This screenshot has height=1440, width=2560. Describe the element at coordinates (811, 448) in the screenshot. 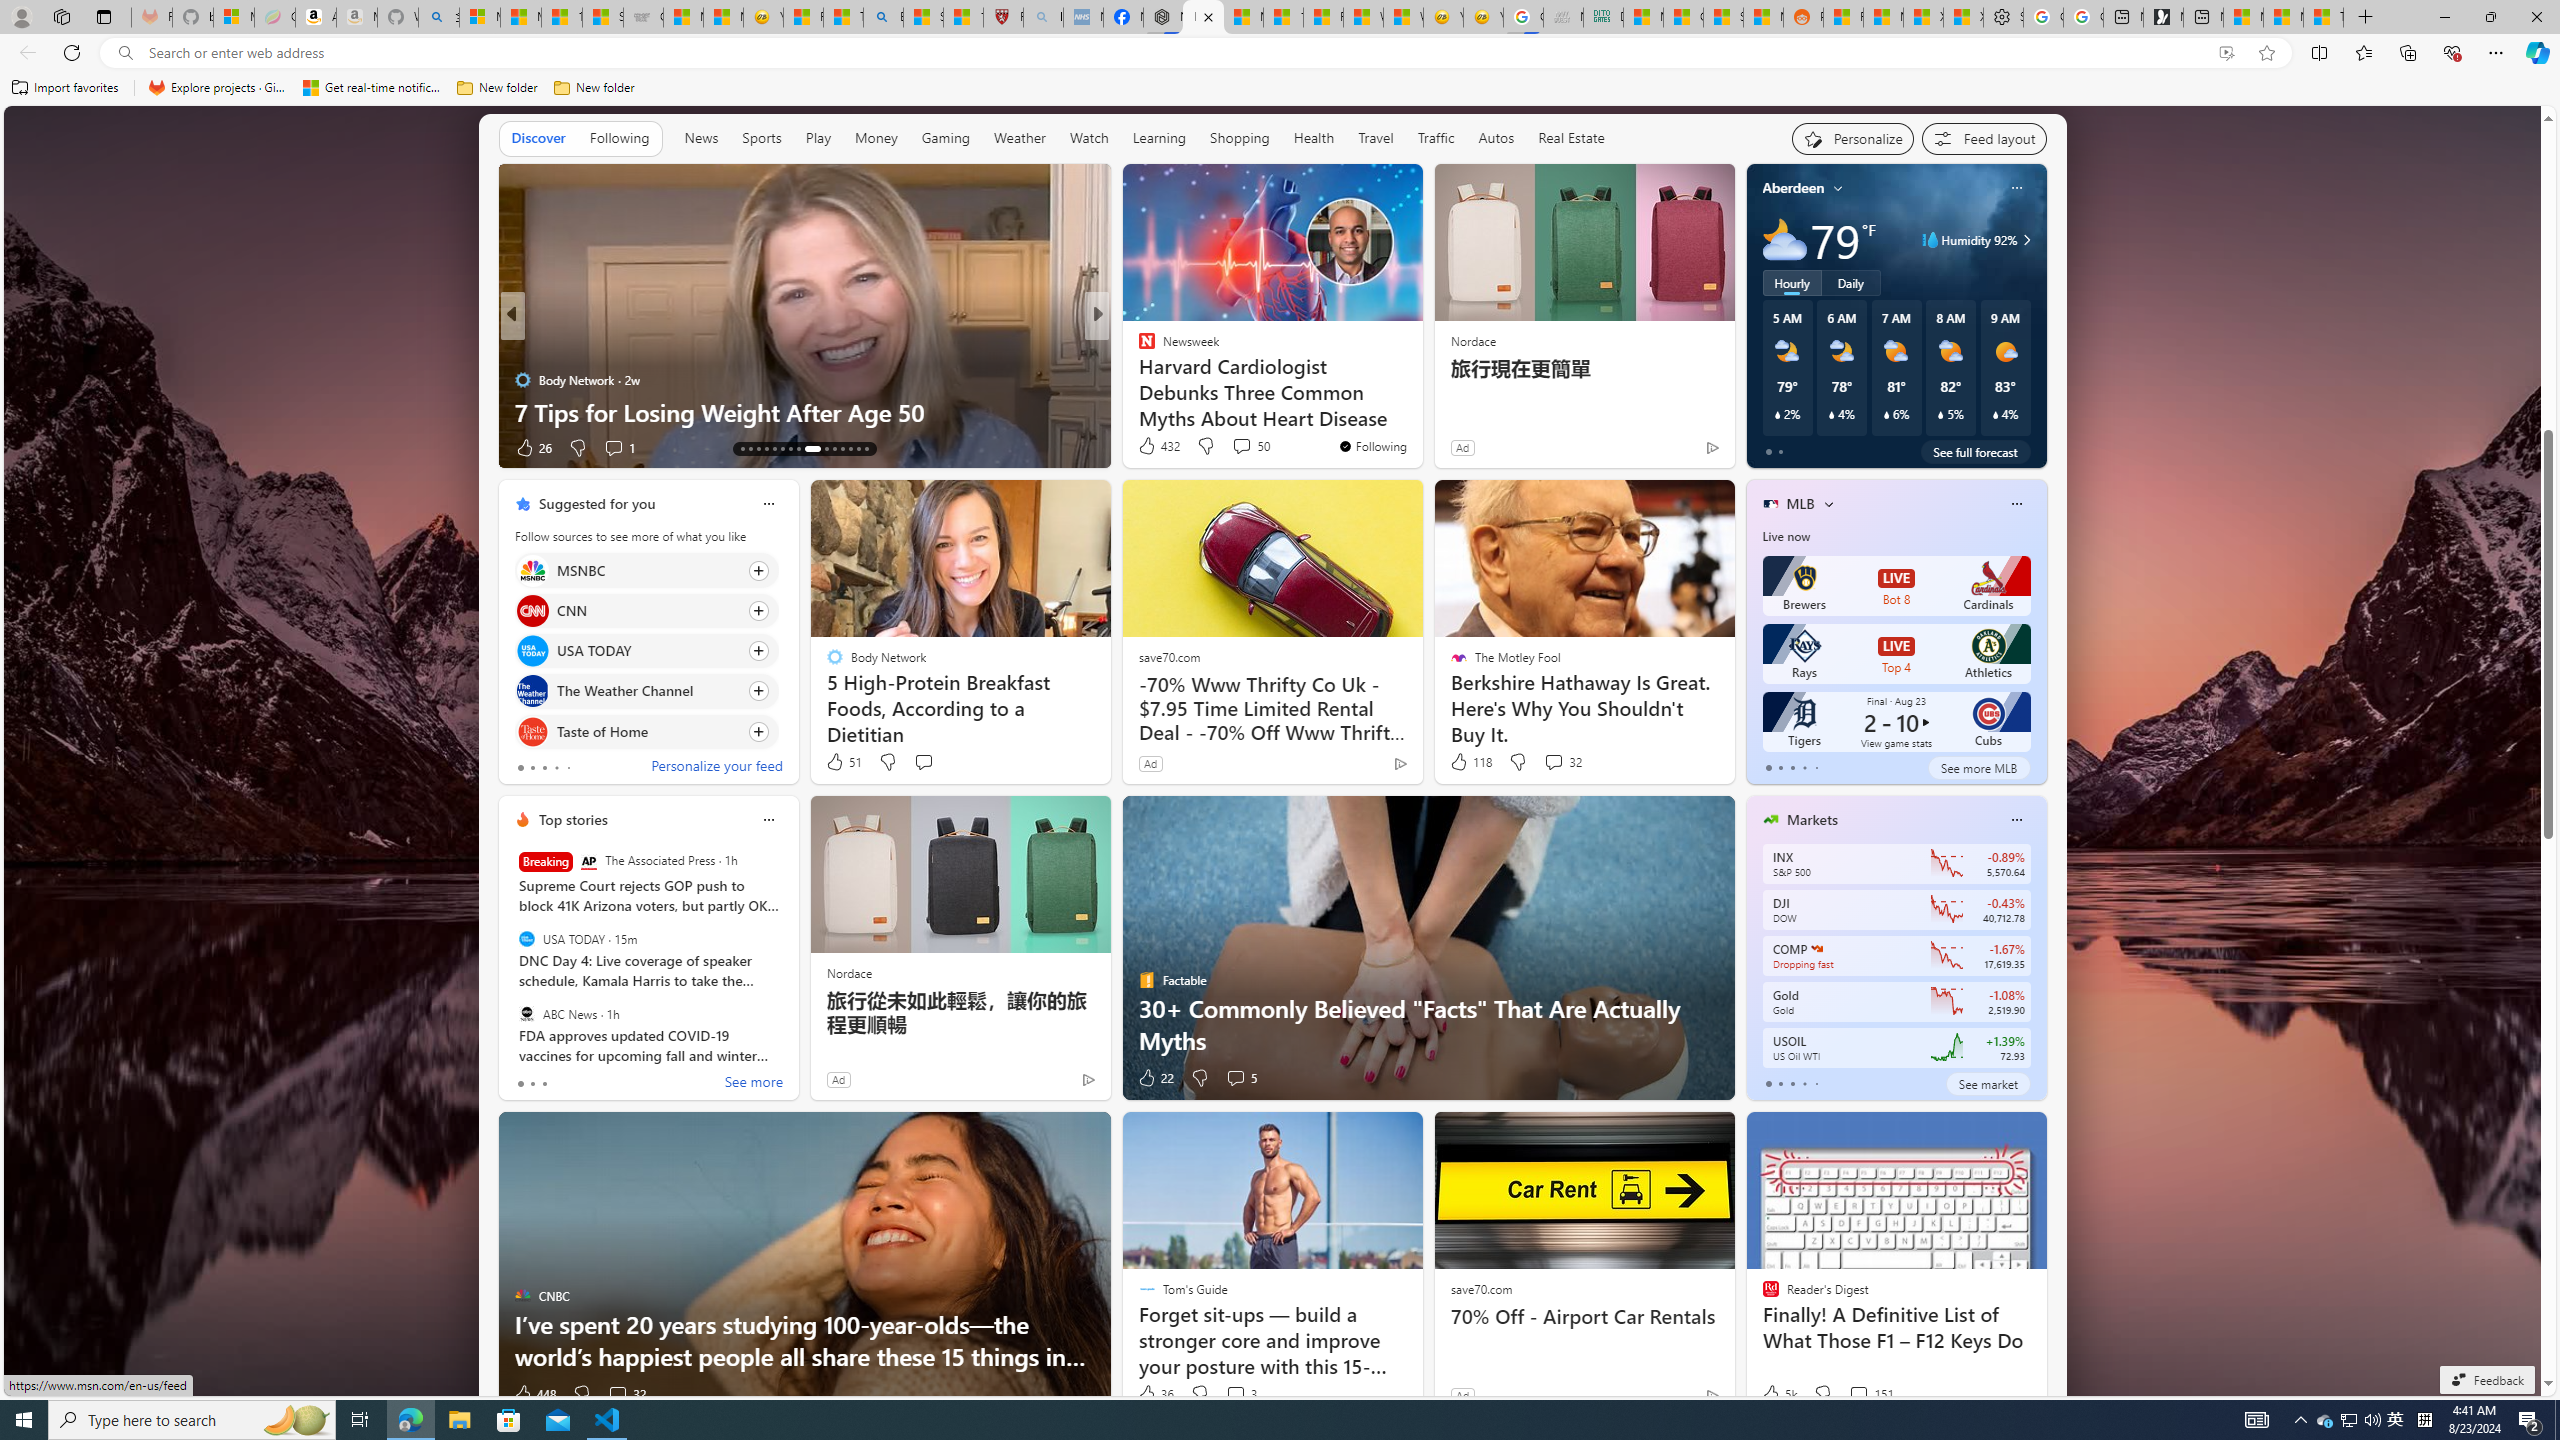

I see `'AutomationID: tab-74'` at that location.